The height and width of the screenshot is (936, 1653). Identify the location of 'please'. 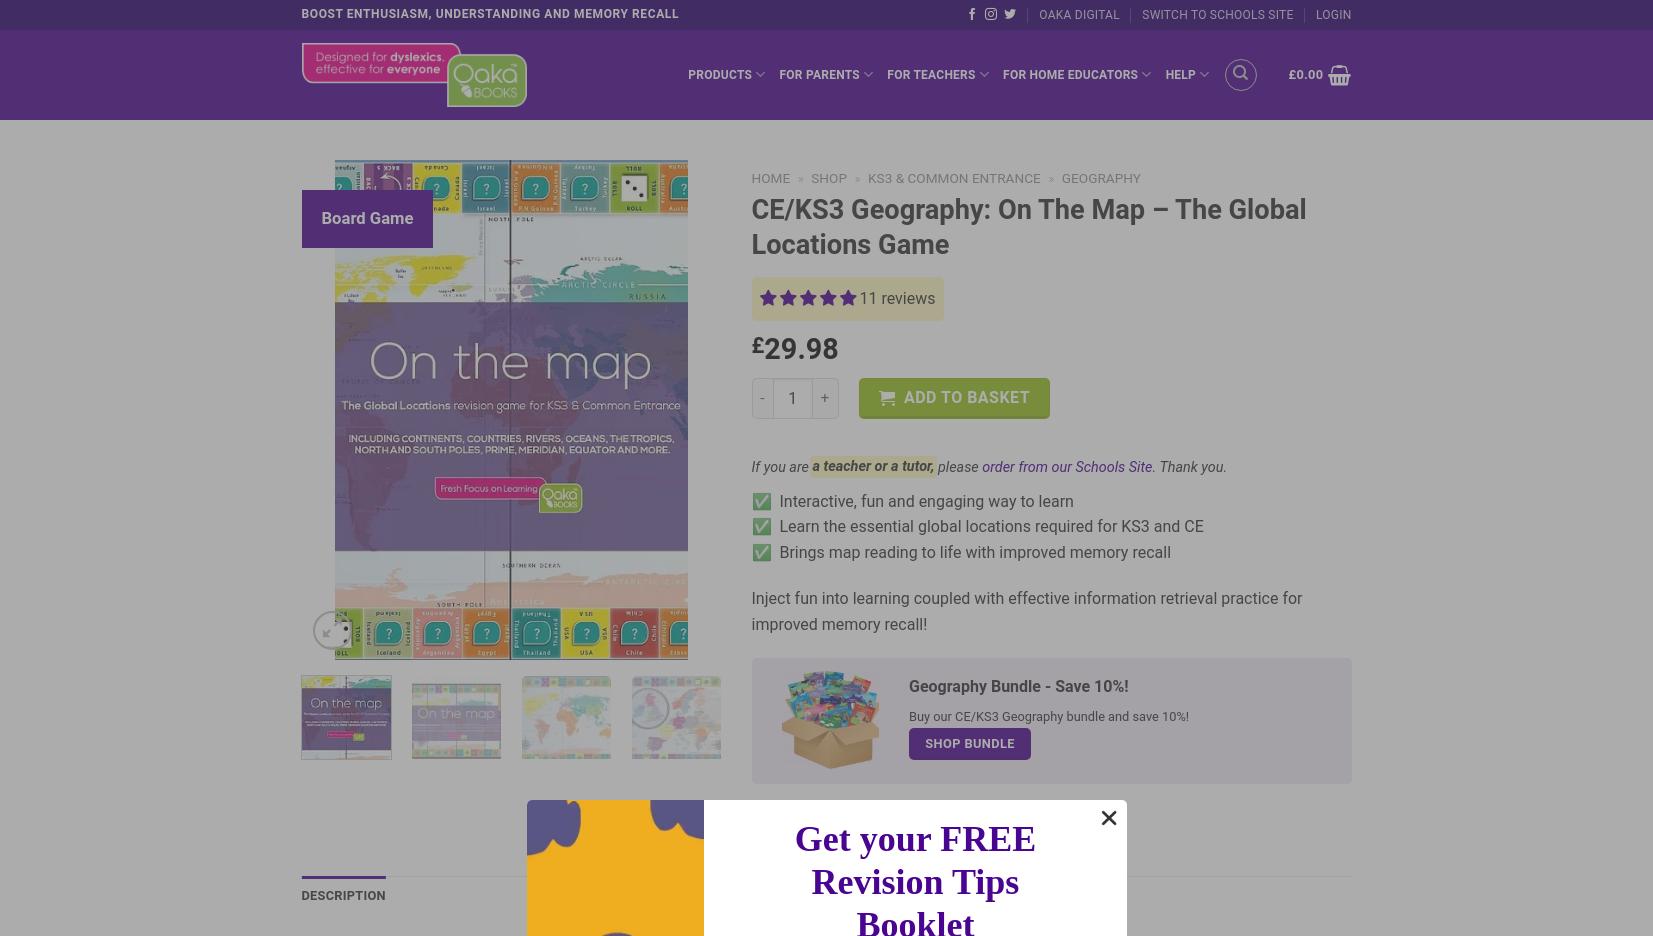
(958, 466).